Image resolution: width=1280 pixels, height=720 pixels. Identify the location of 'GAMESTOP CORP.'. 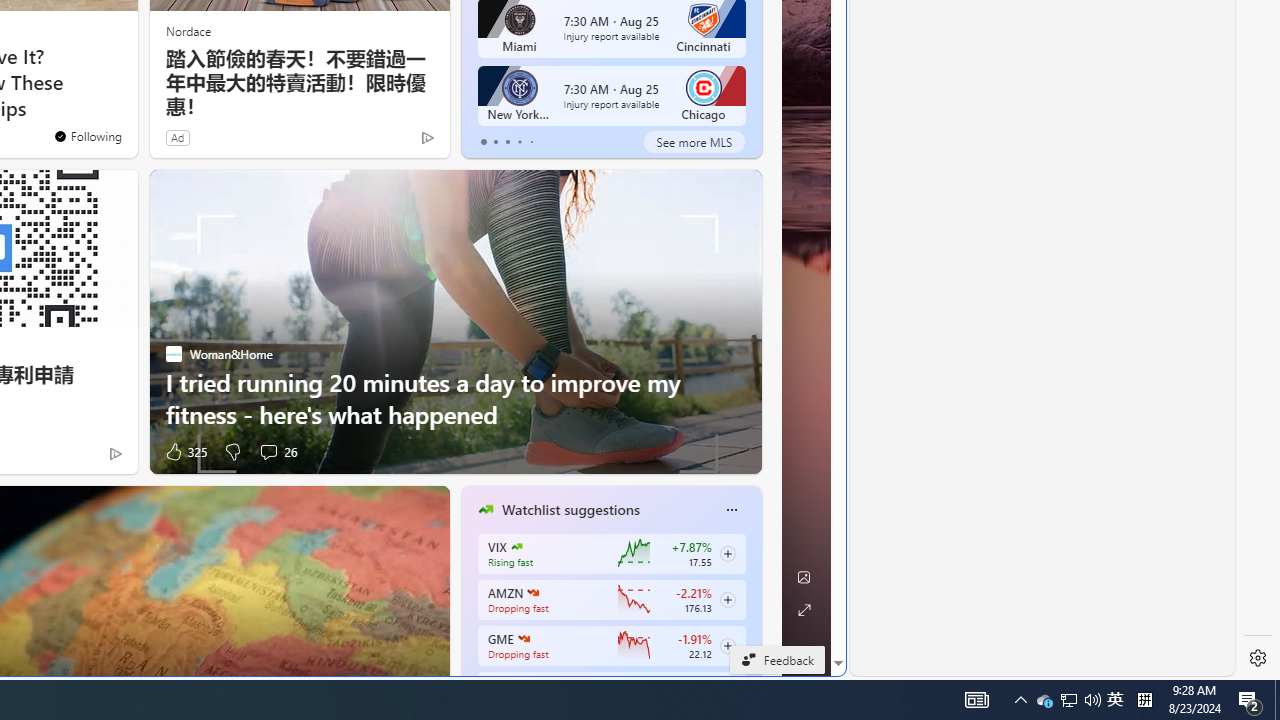
(523, 639).